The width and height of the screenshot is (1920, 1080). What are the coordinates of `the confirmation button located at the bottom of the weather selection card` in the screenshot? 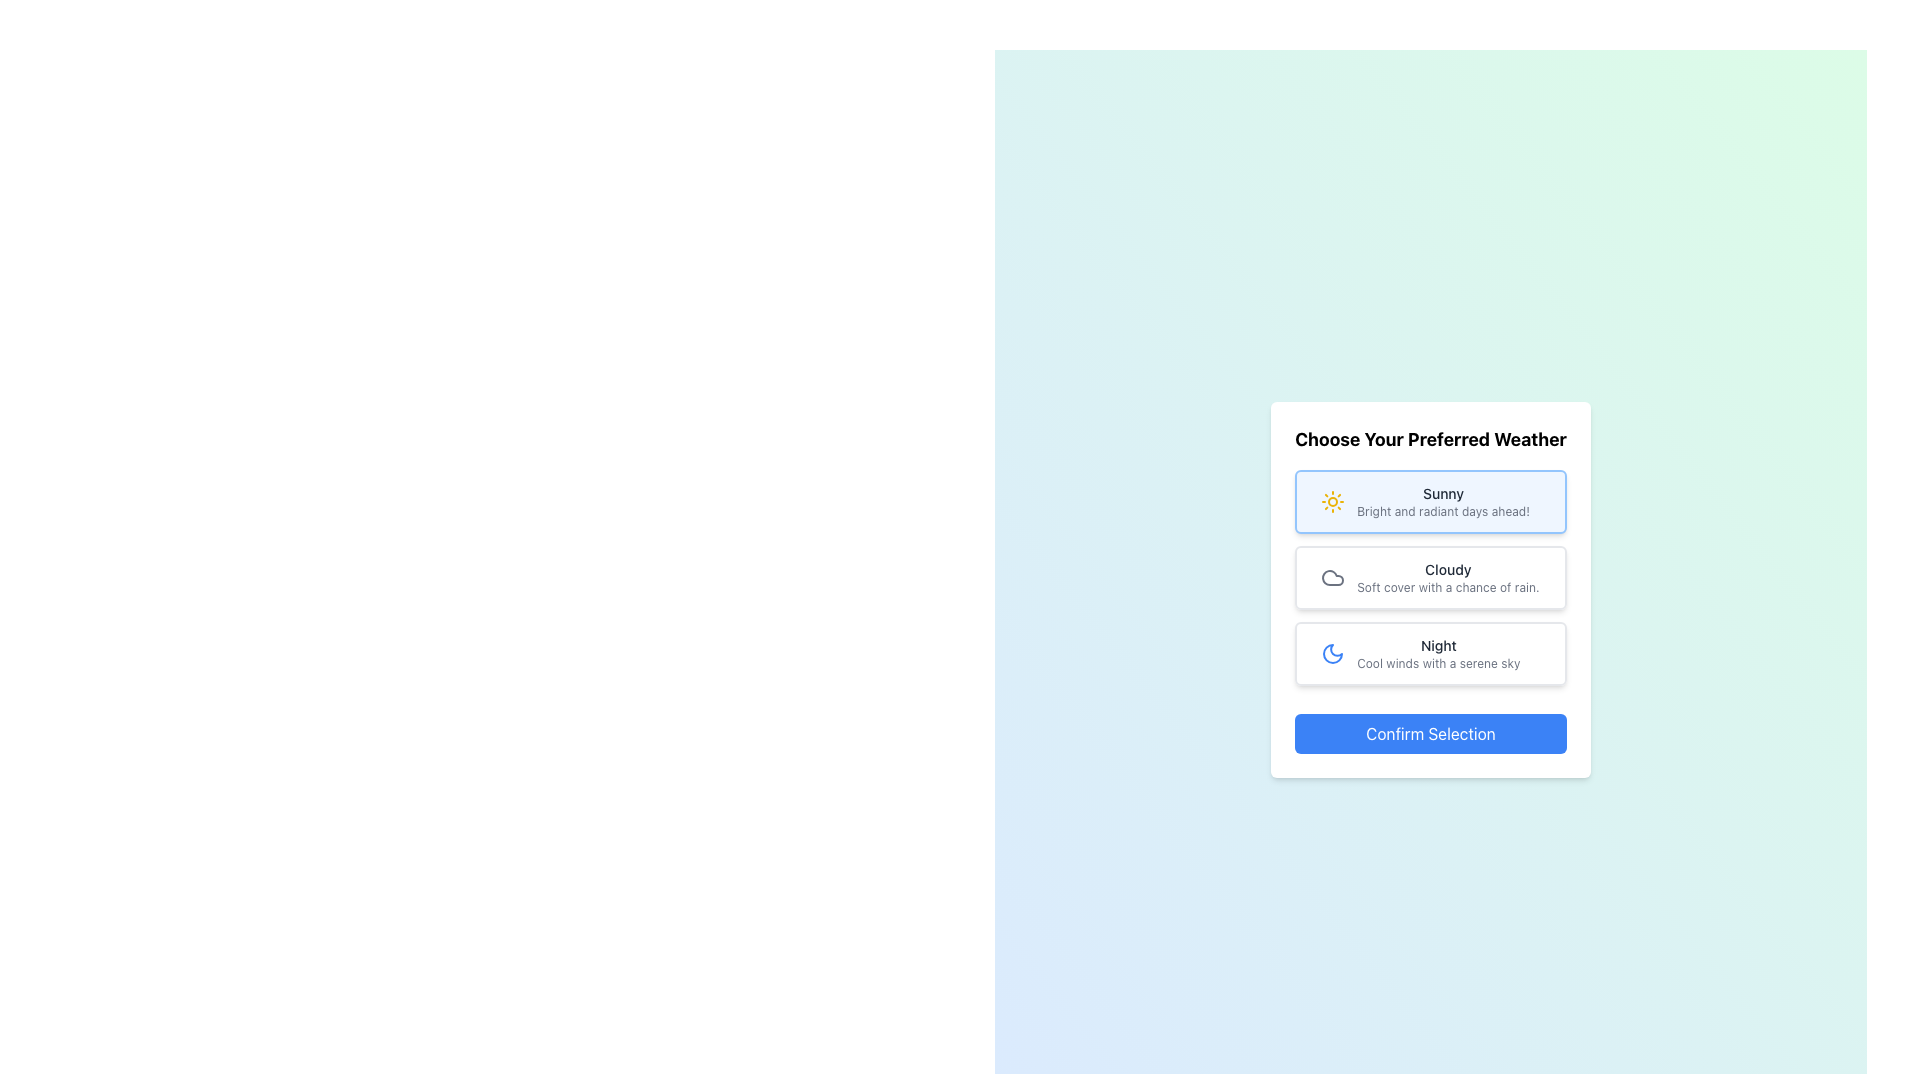 It's located at (1429, 733).